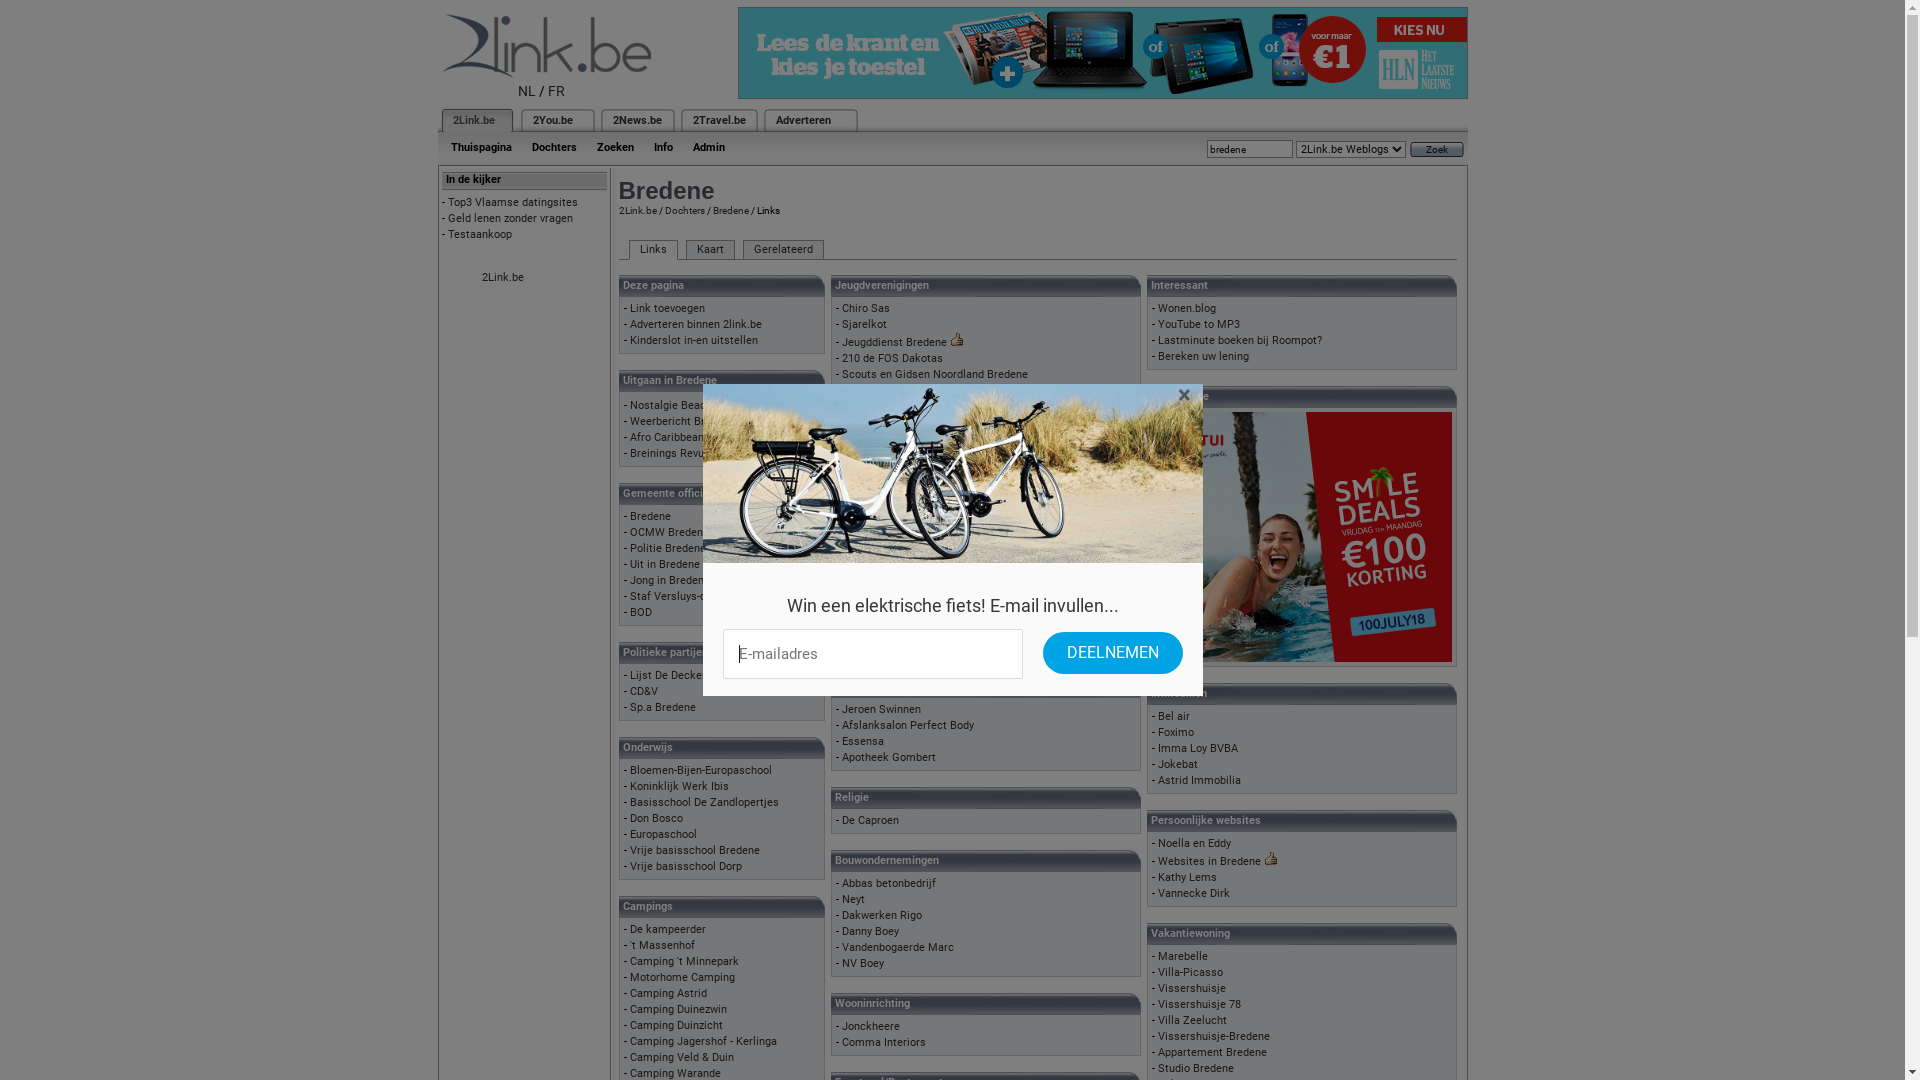 The image size is (1920, 1080). What do you see at coordinates (711, 405) in the screenshot?
I see `'Nostalgie Beachfestival Bredene'` at bounding box center [711, 405].